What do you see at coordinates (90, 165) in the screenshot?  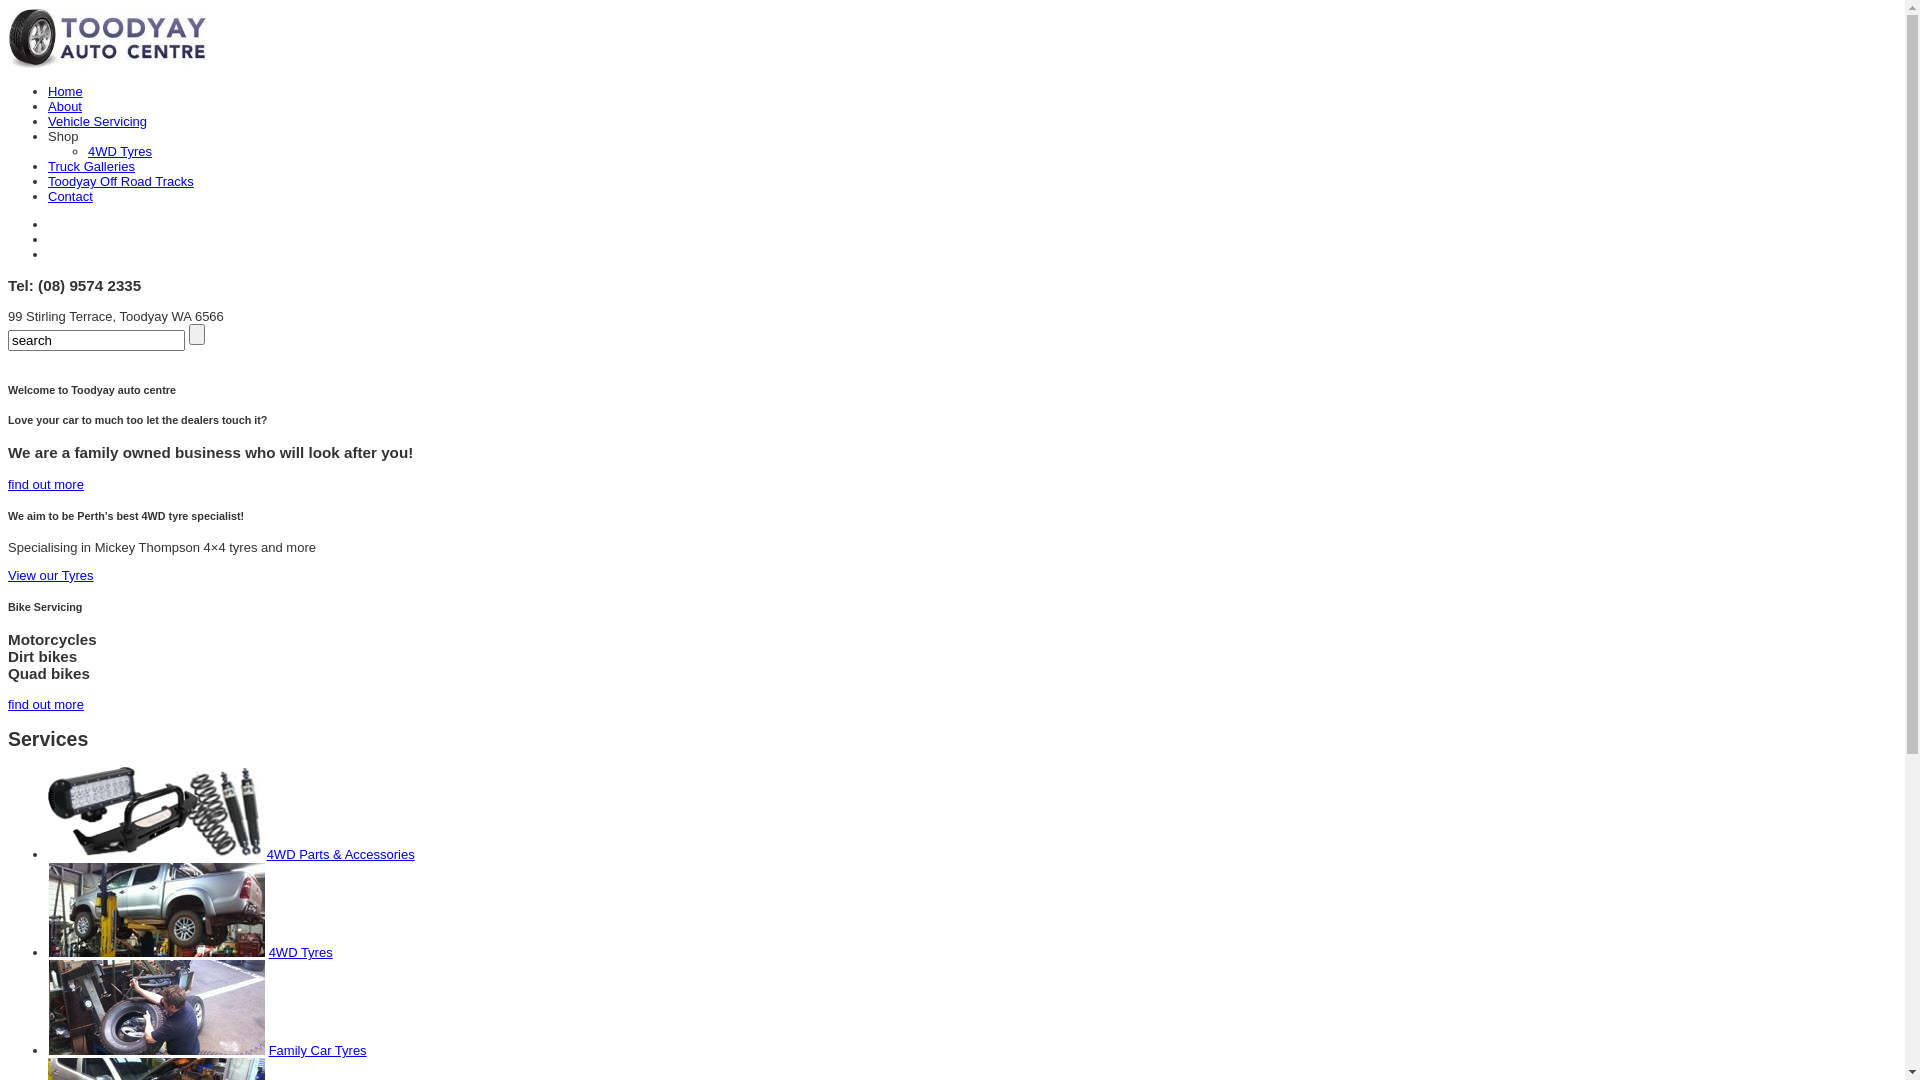 I see `'Truck Galleries'` at bounding box center [90, 165].